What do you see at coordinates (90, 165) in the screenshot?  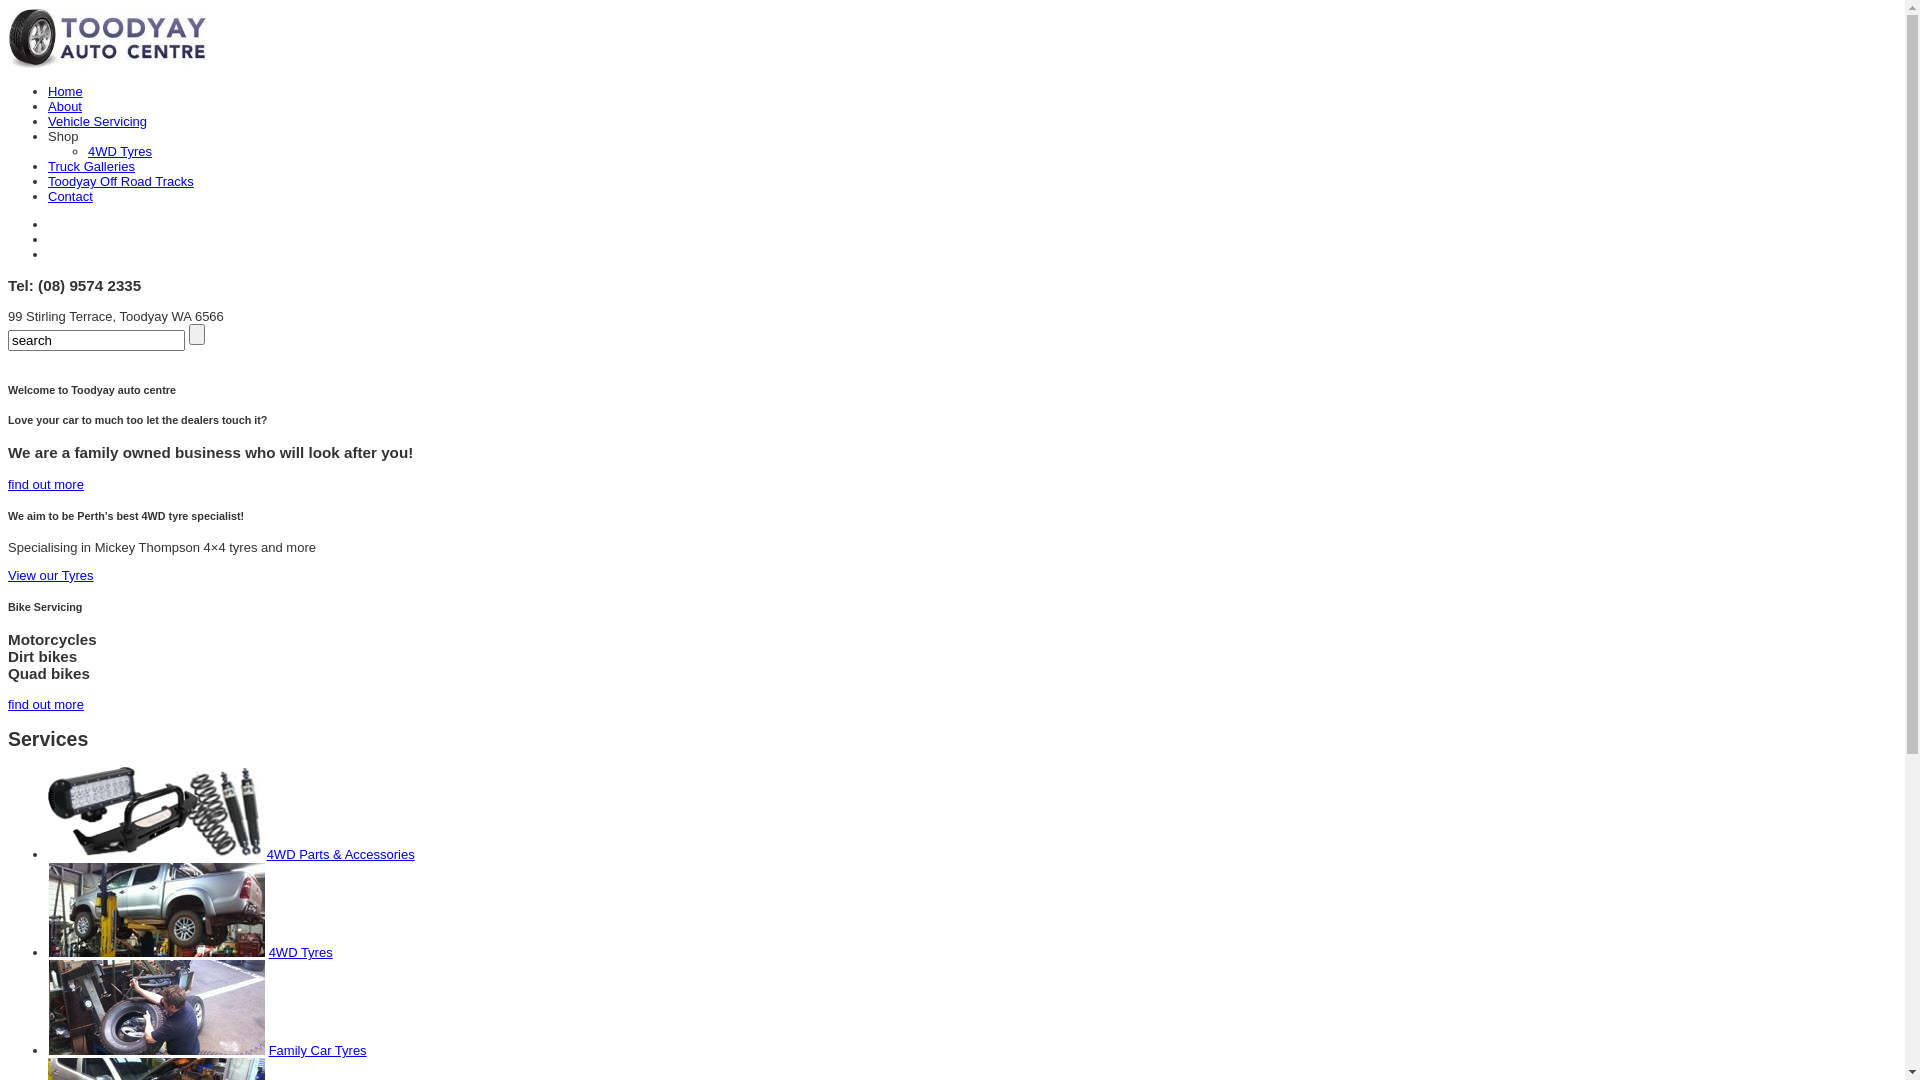 I see `'Truck Galleries'` at bounding box center [90, 165].